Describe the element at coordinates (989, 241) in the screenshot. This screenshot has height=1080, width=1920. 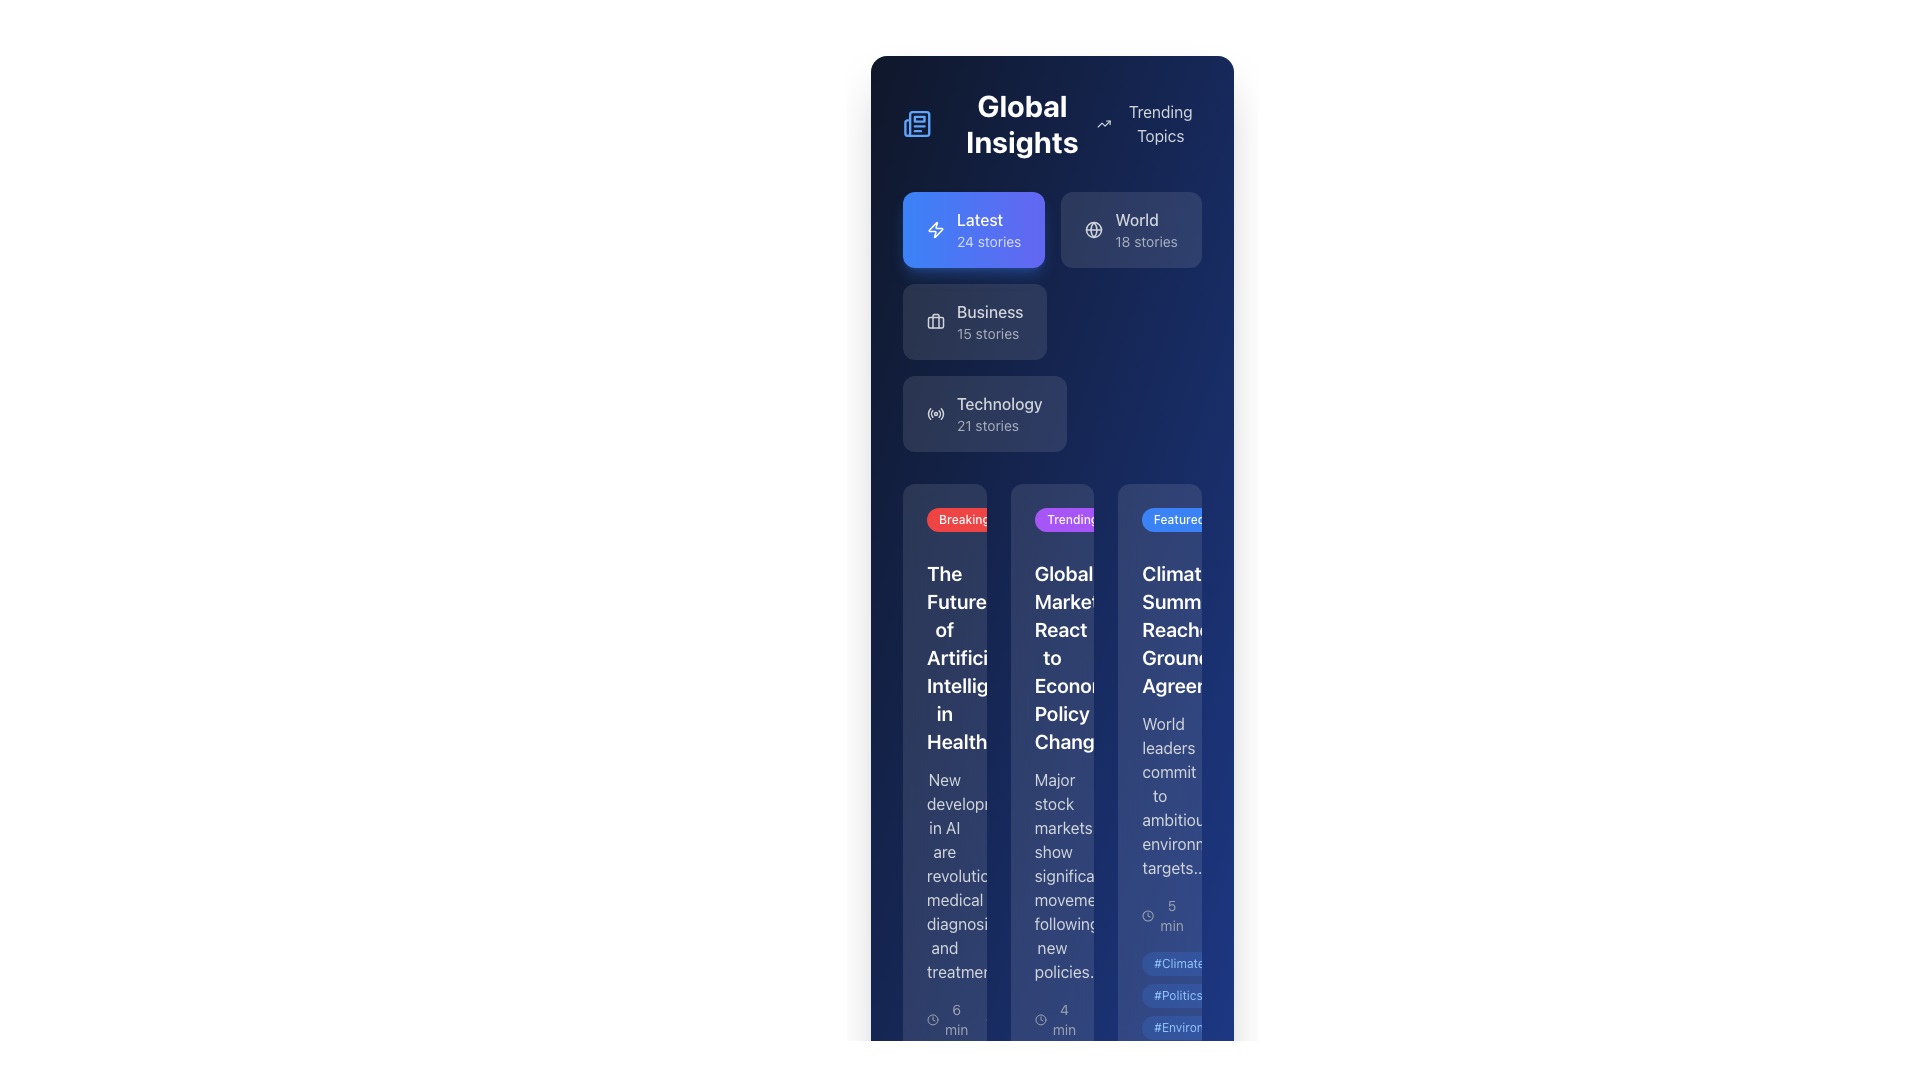
I see `the text element that displays '24 stories', located below the 'Latest' heading in the highlighted section of the interface` at that location.